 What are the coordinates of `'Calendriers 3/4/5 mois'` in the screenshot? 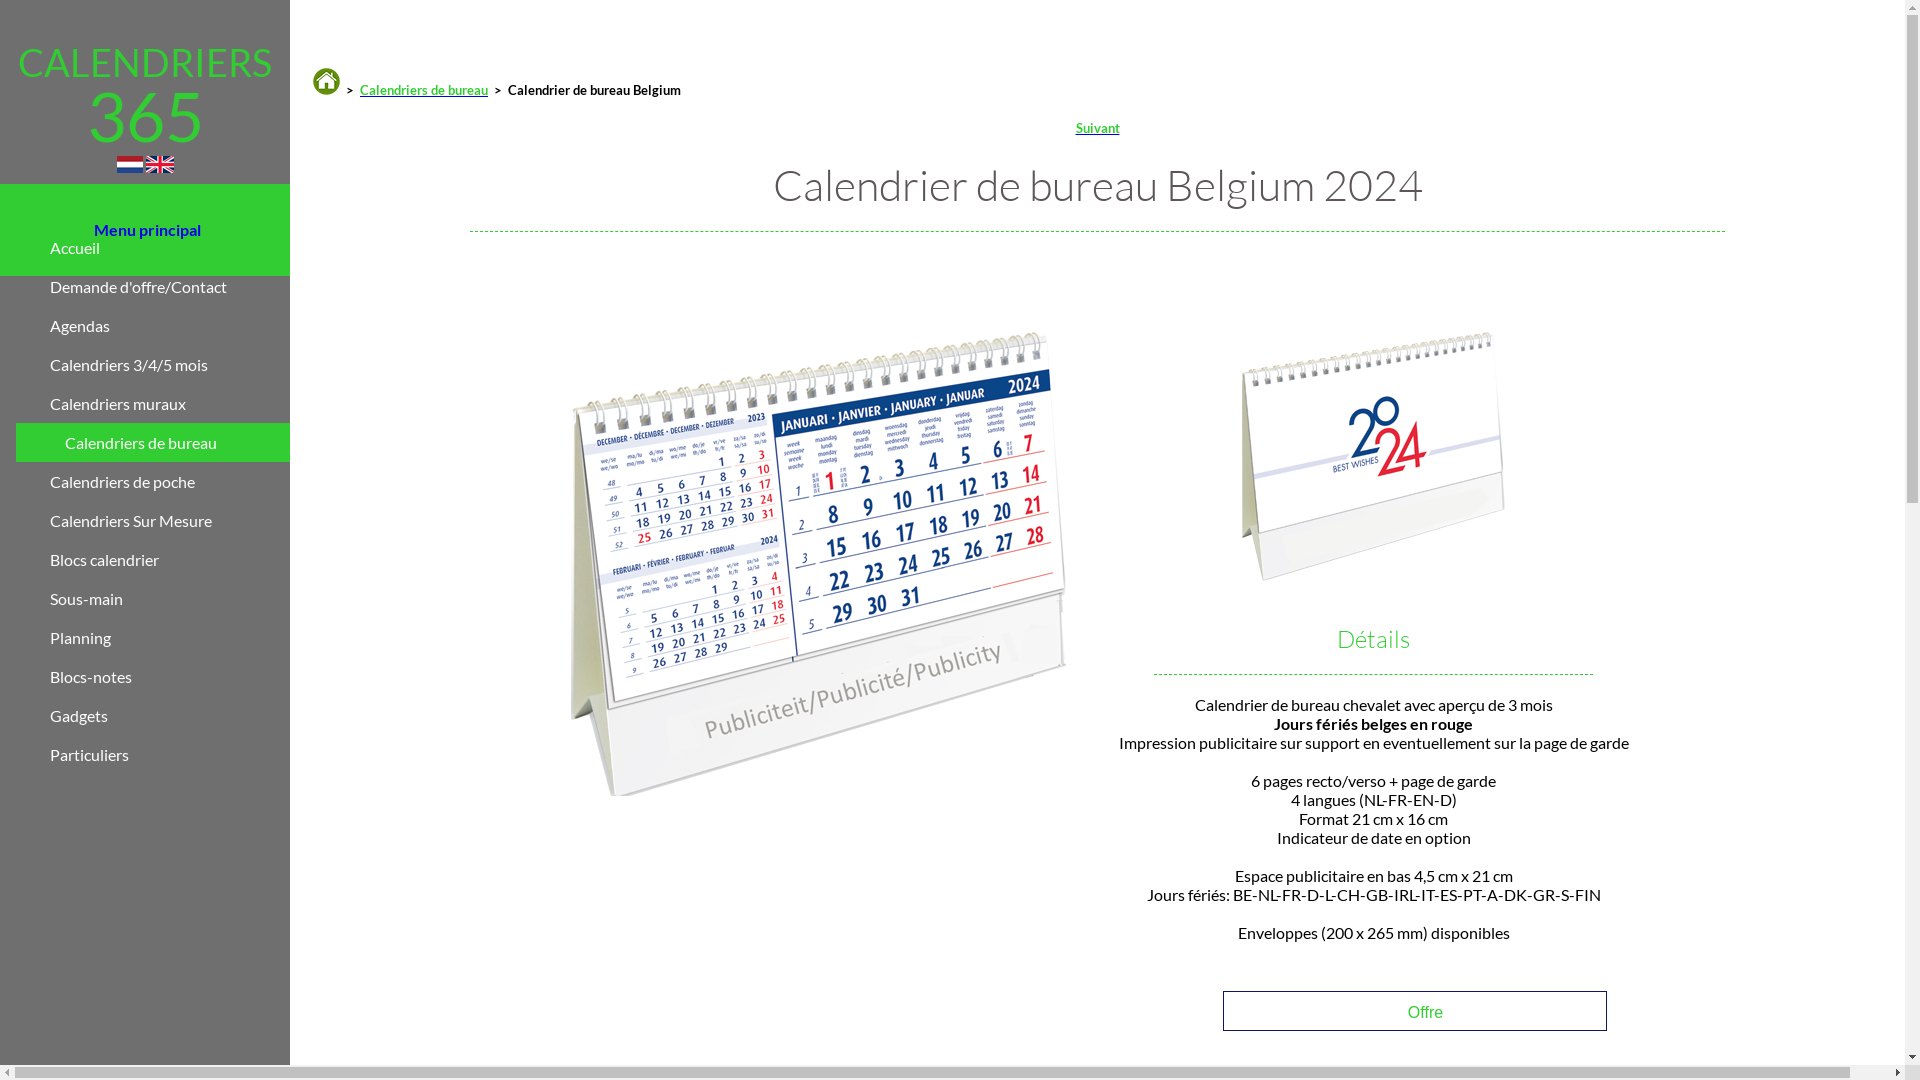 It's located at (169, 364).